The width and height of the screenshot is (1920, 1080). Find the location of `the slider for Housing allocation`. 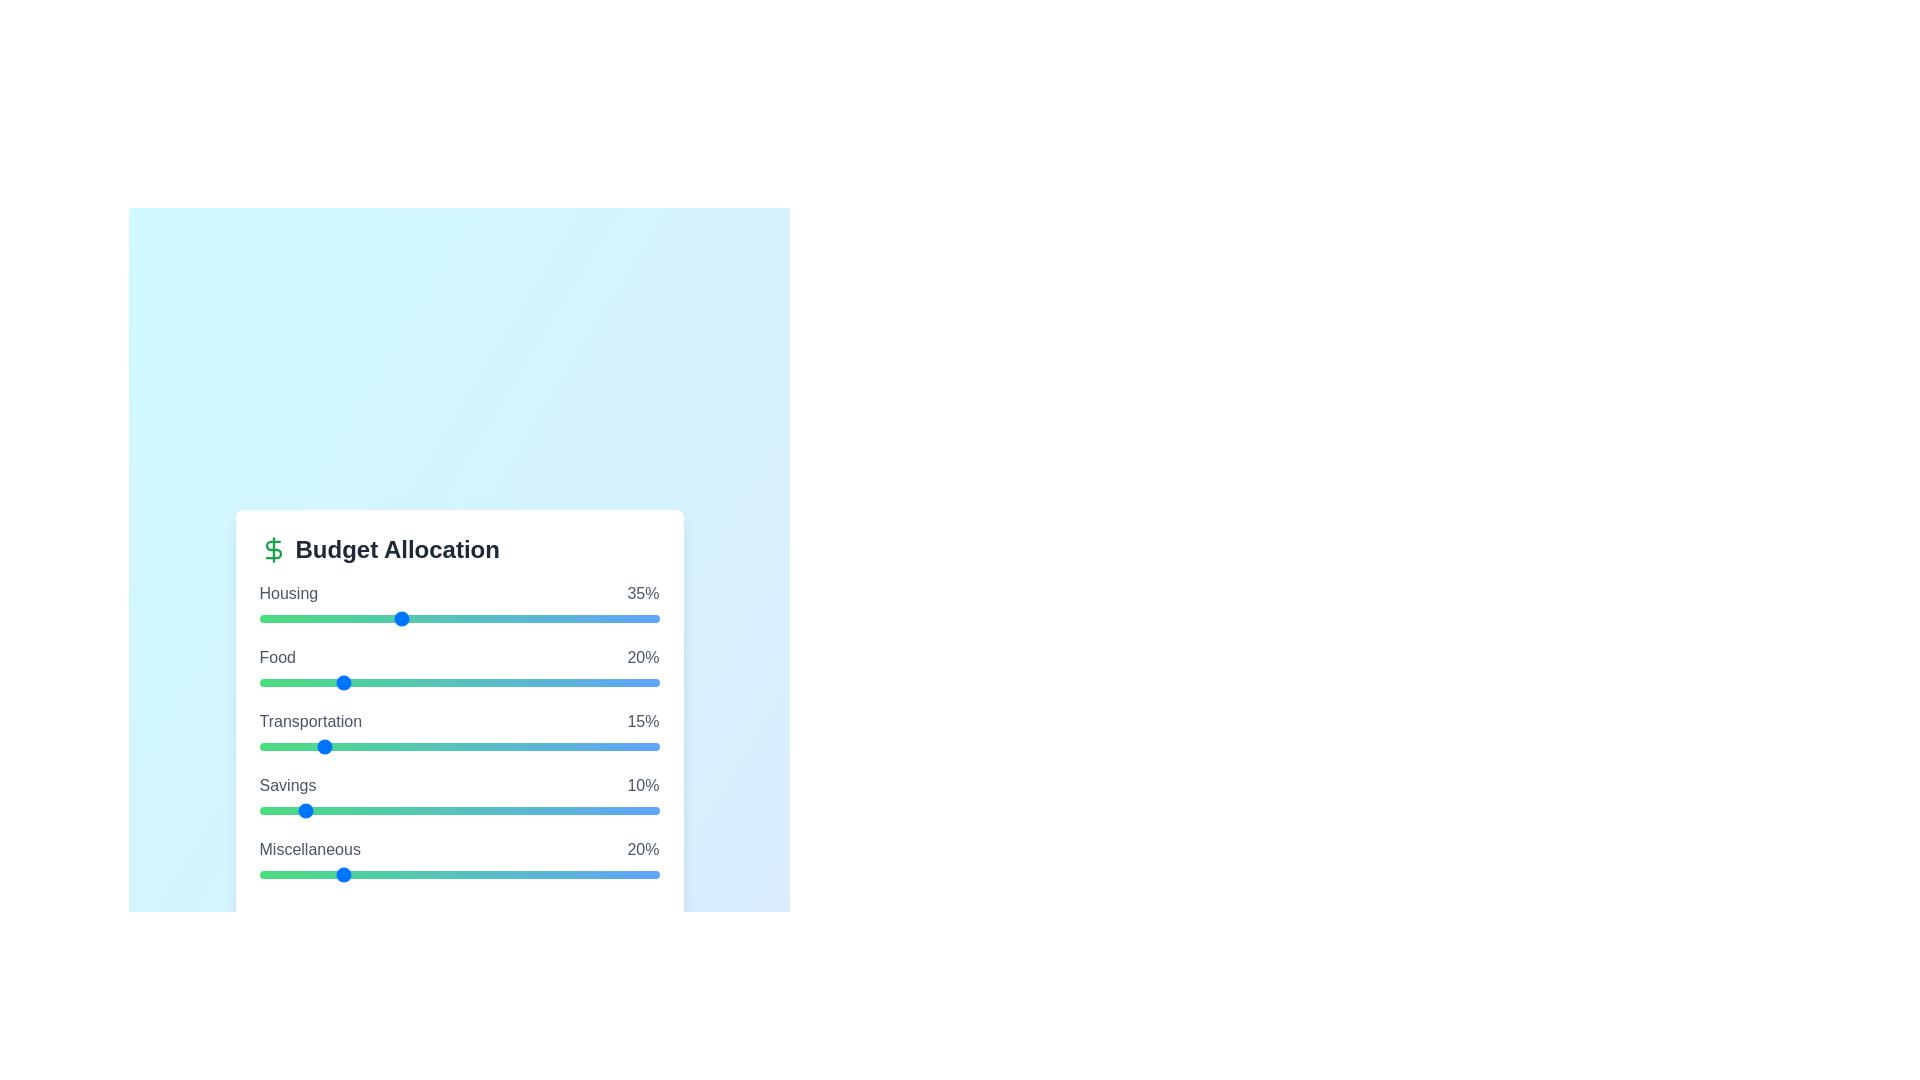

the slider for Housing allocation is located at coordinates (458, 617).